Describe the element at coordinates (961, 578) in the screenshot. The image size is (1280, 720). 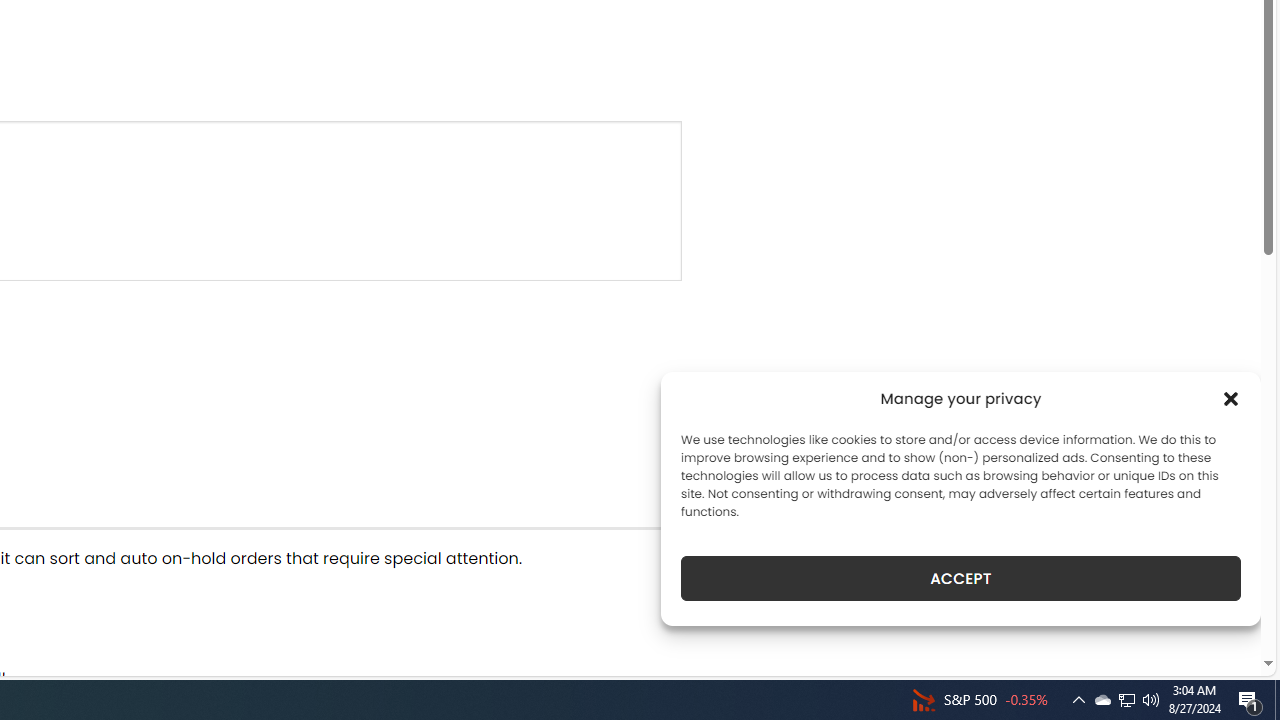
I see `'ACCEPT'` at that location.